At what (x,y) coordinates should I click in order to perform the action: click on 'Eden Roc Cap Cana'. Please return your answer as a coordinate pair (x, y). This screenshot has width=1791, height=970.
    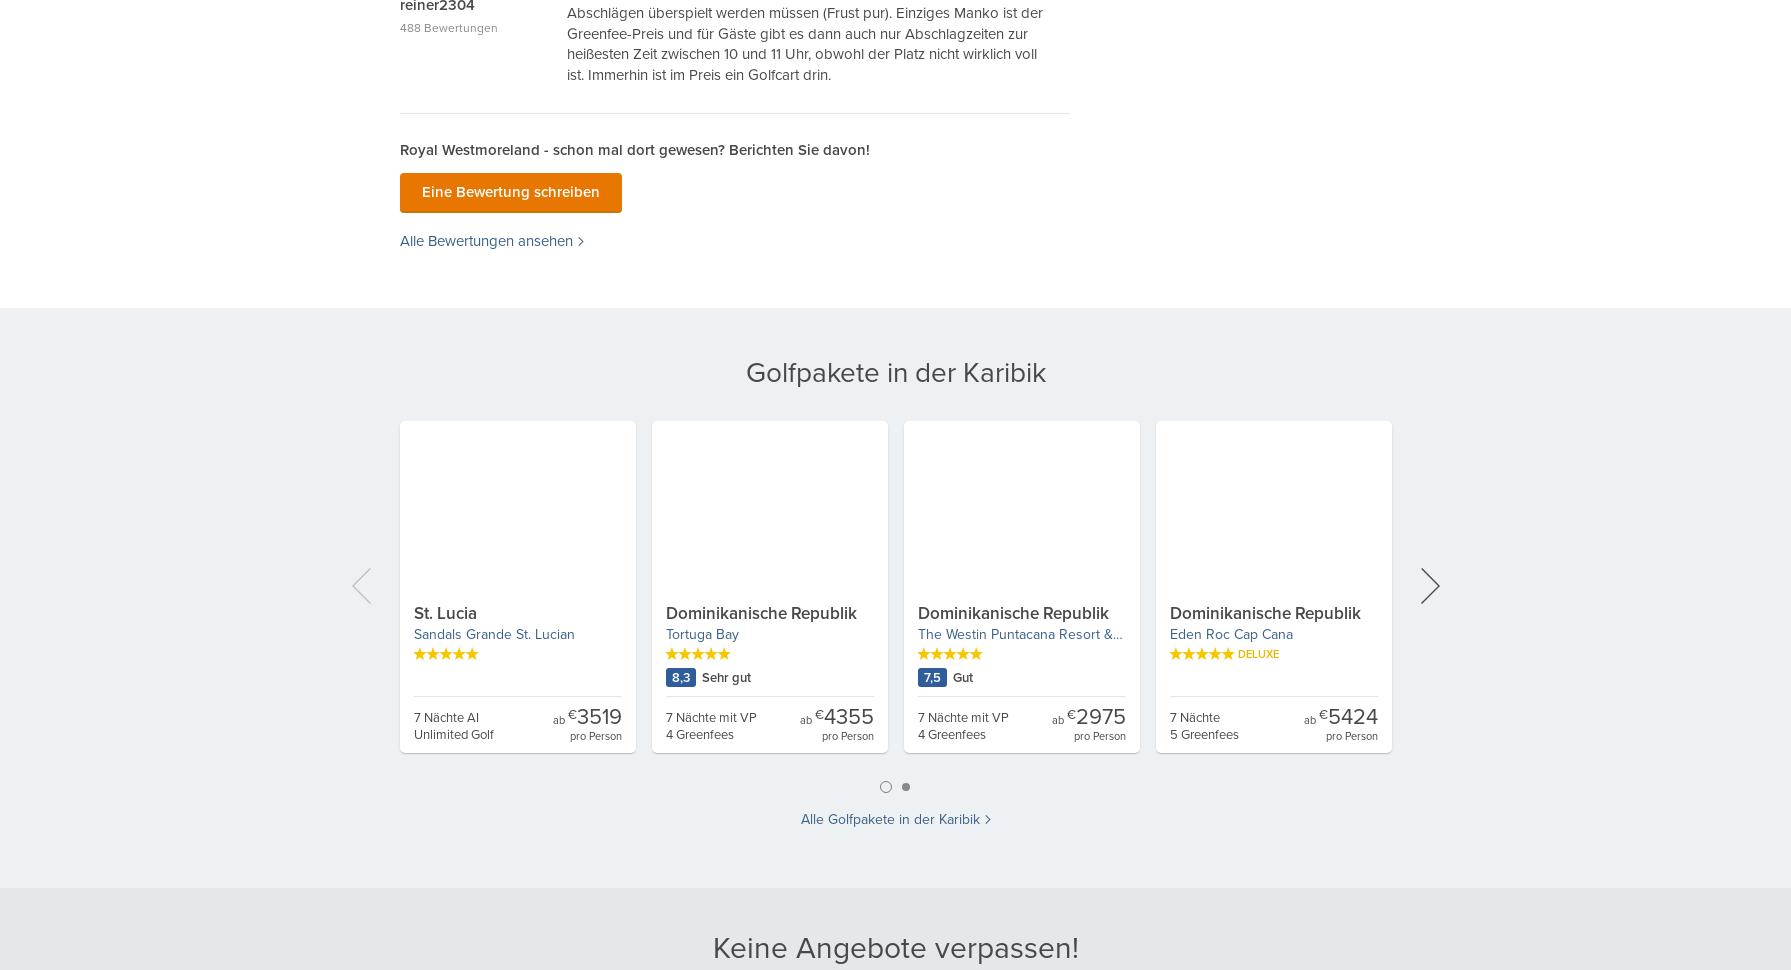
    Looking at the image, I should click on (1229, 633).